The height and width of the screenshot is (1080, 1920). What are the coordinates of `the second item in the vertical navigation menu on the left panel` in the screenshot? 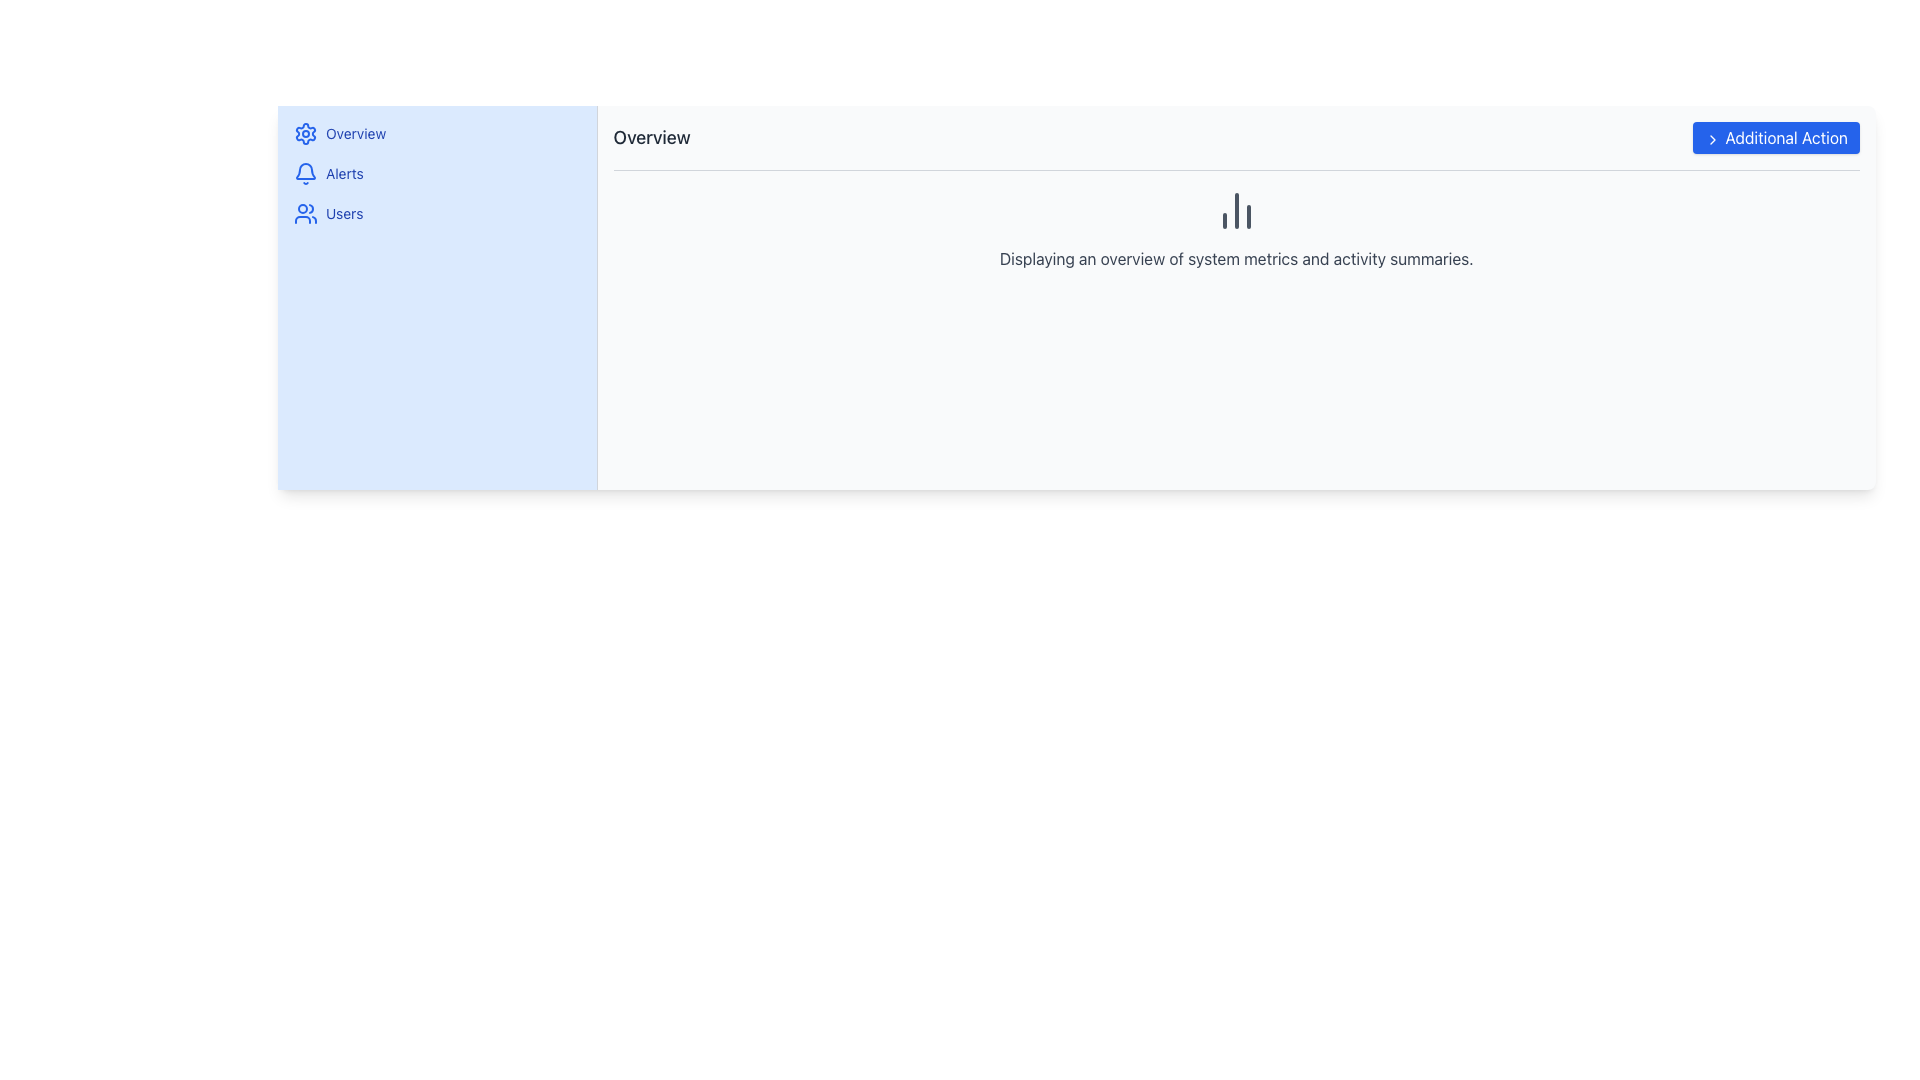 It's located at (436, 172).